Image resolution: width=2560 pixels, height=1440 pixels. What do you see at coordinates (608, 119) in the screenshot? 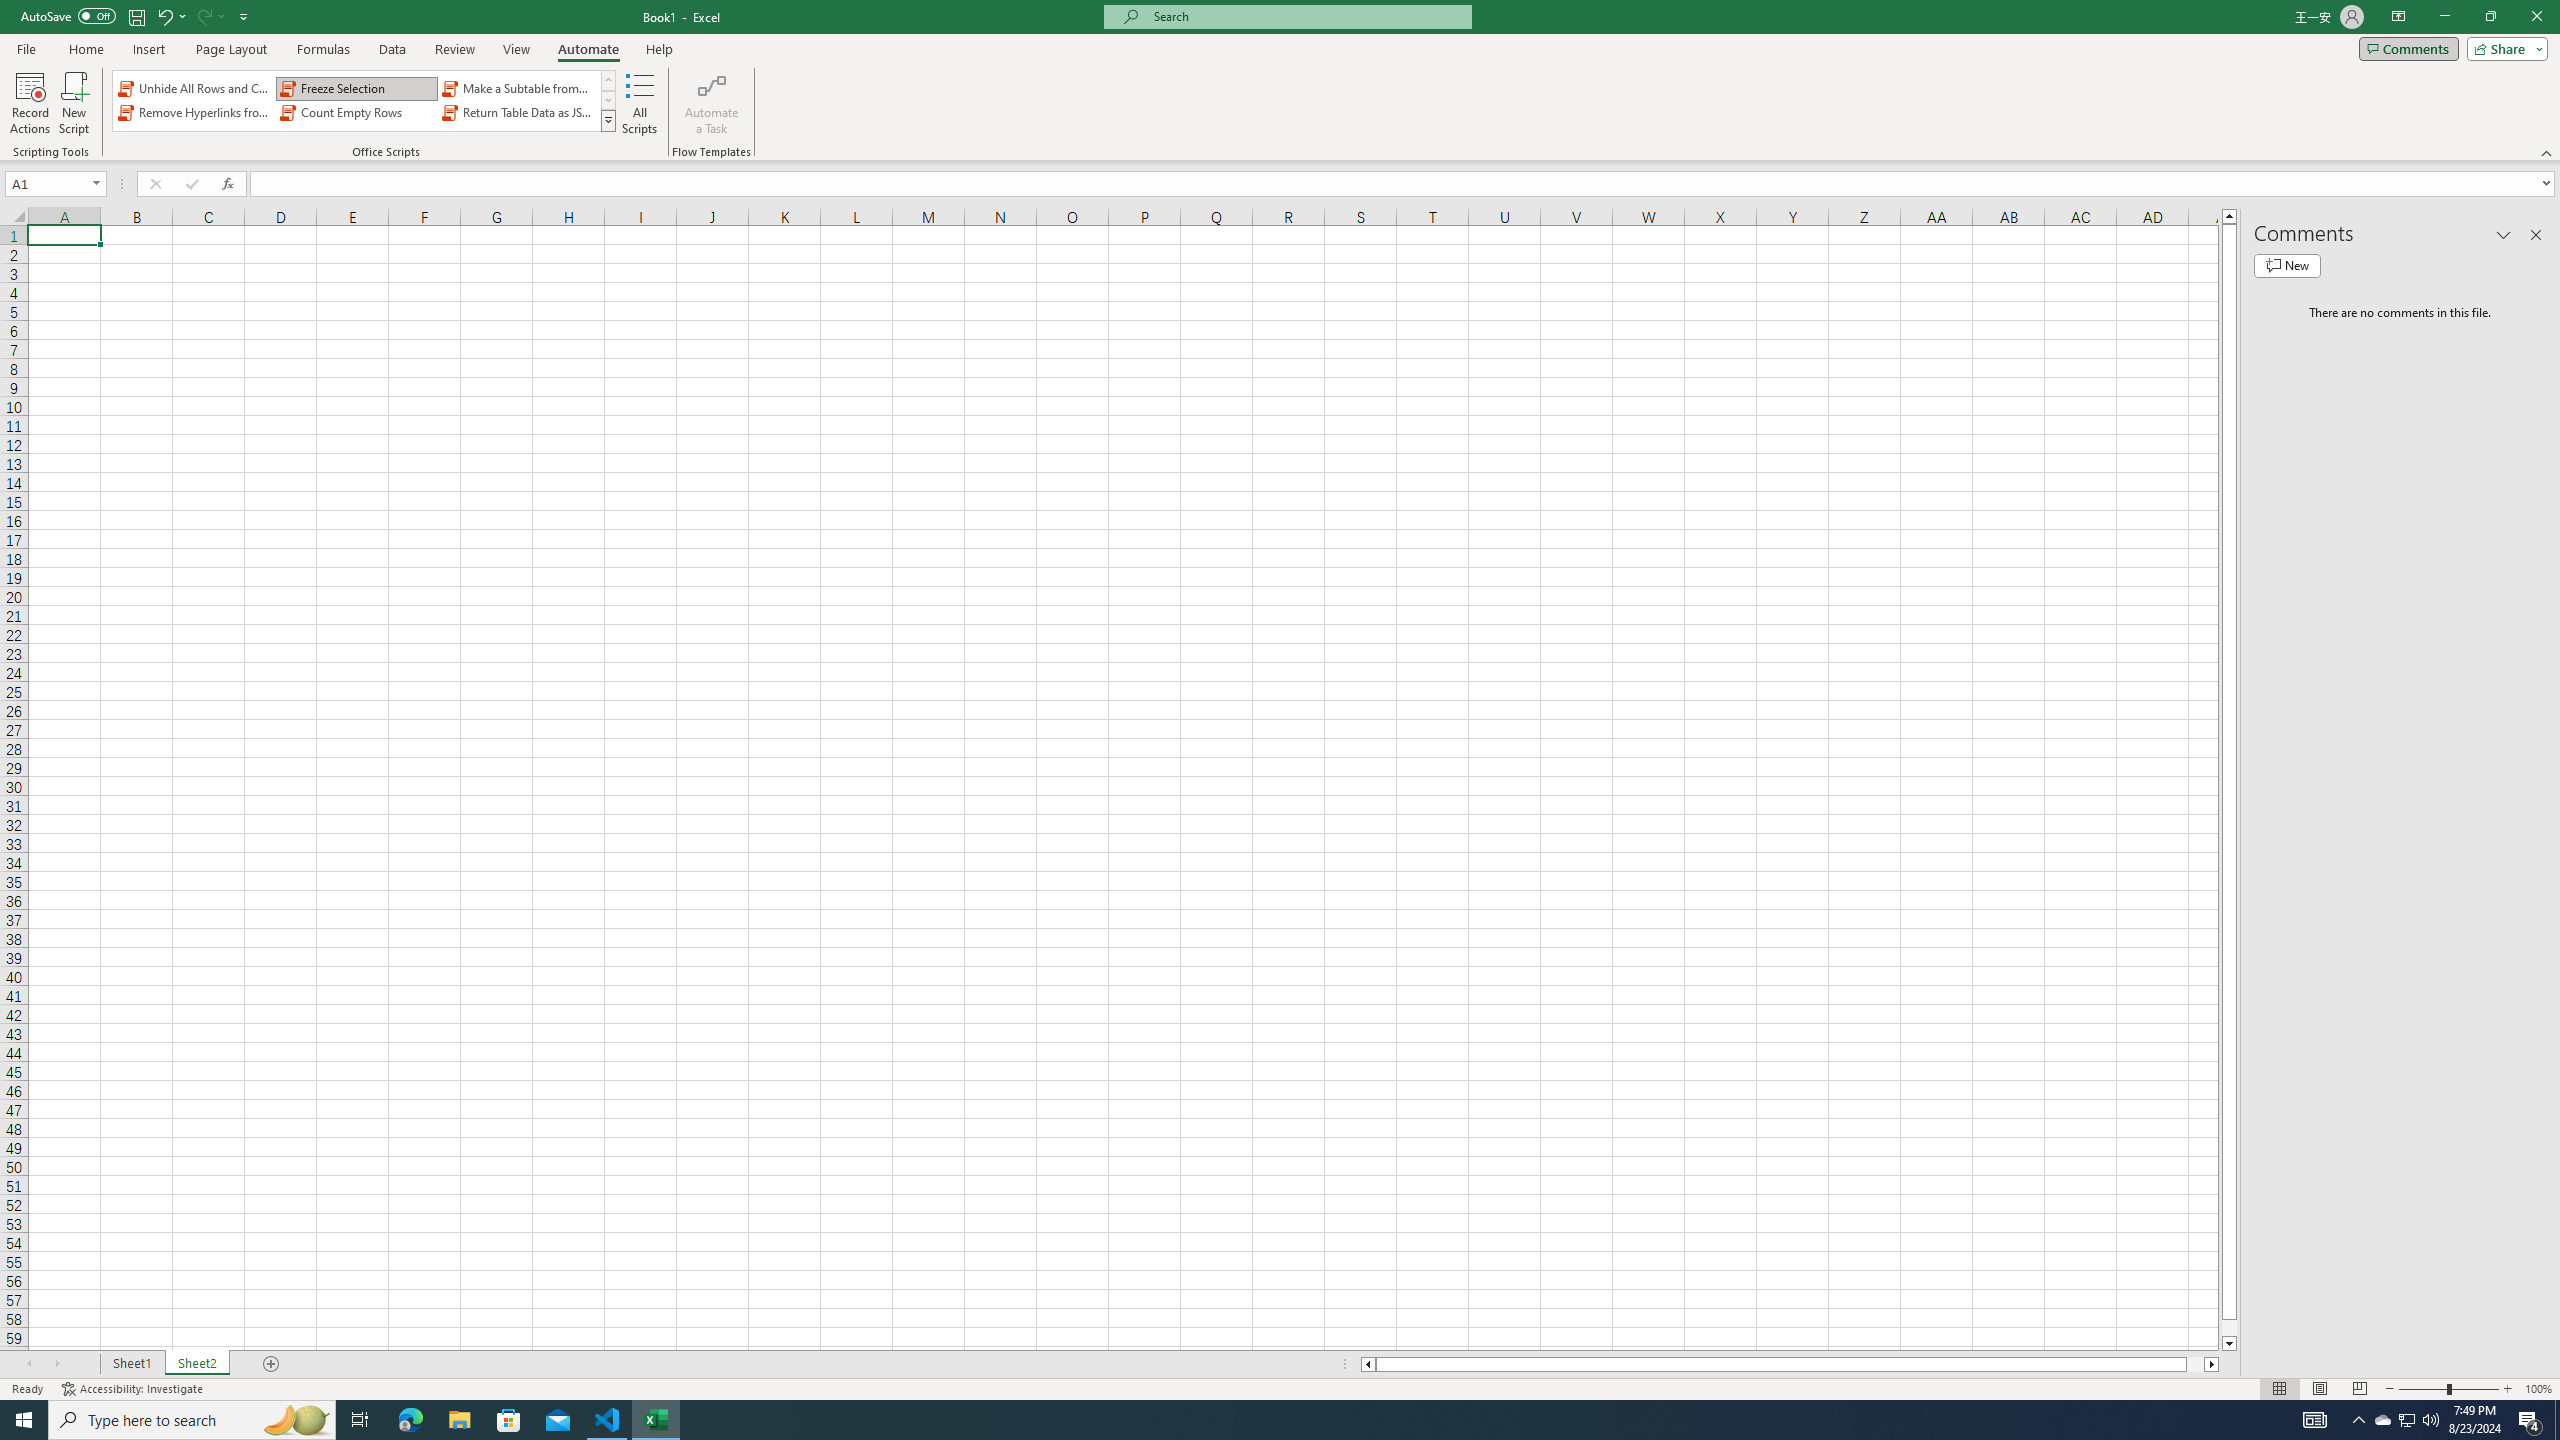
I see `'Office Scripts'` at bounding box center [608, 119].